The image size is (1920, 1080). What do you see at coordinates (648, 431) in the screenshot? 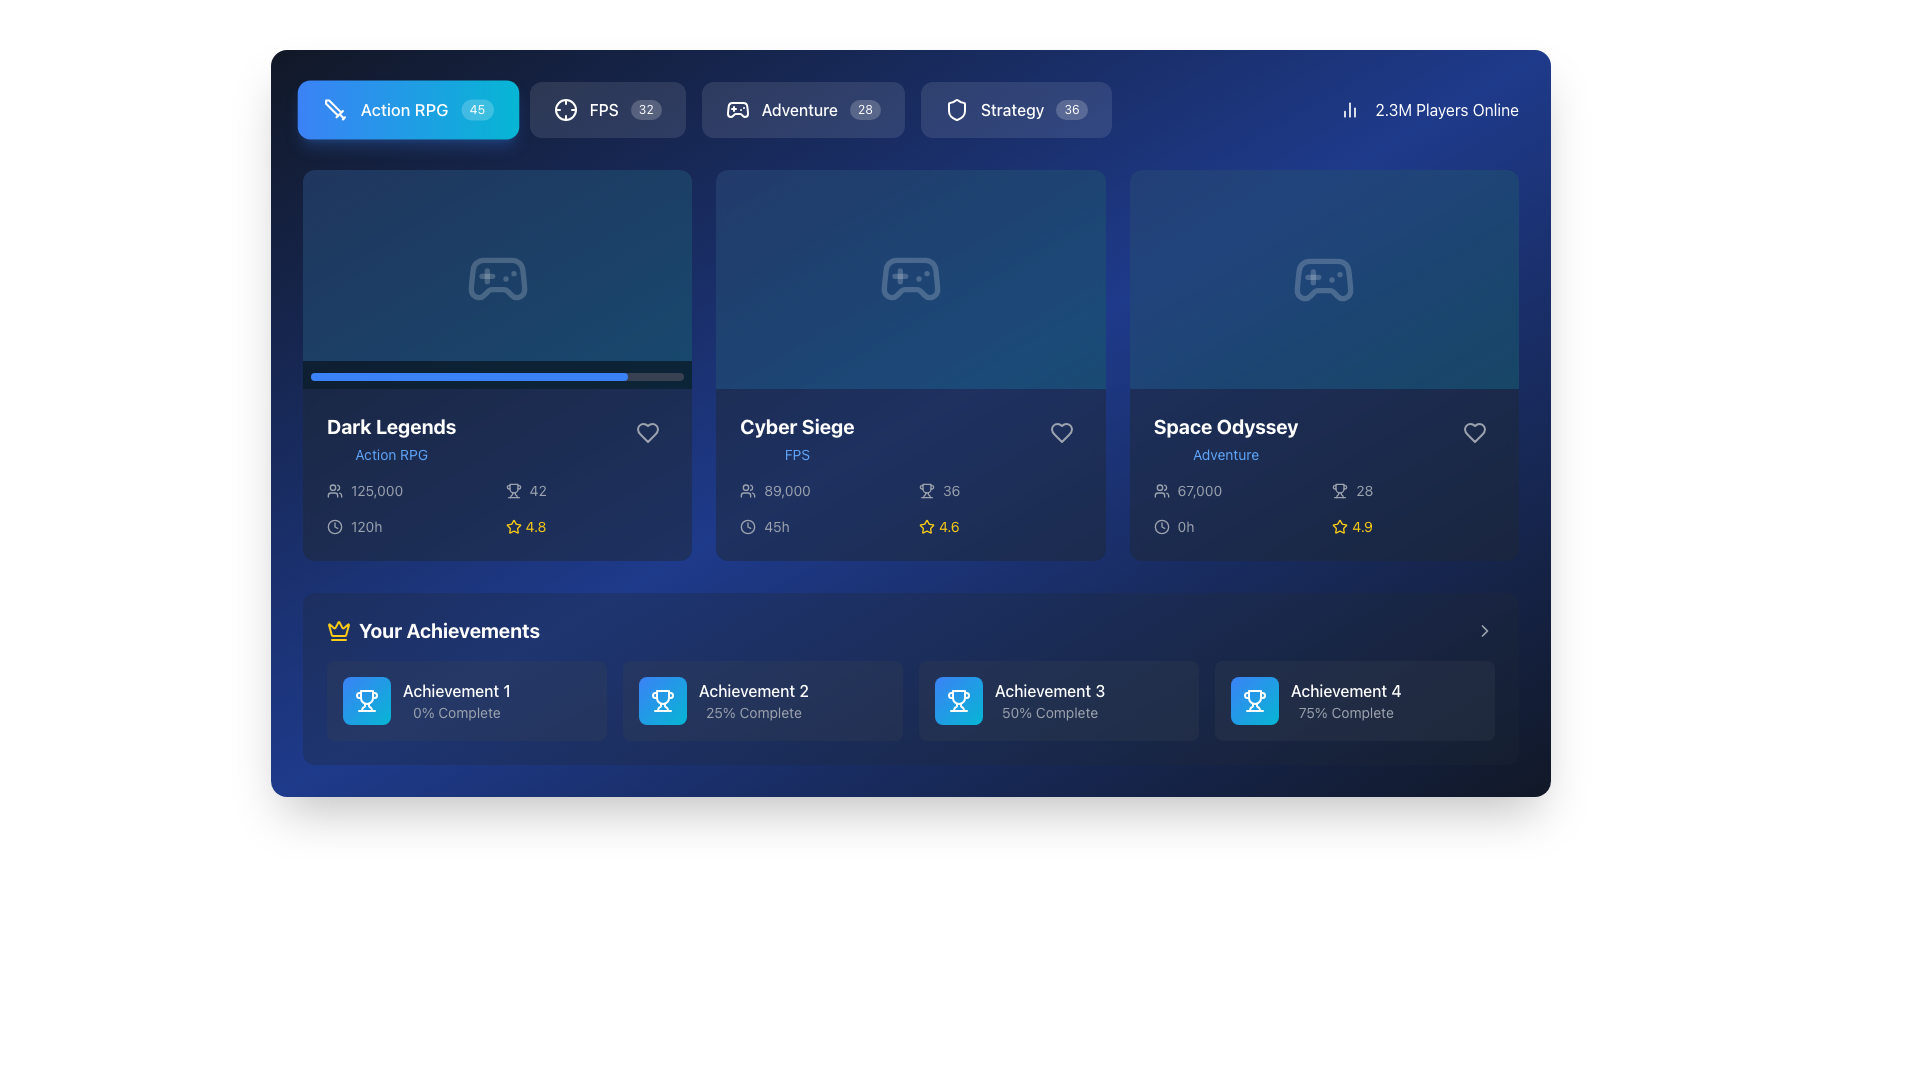
I see `the heart-shaped icon filled with blue color, located in the top-right corner of the 'Dark Legends' card` at bounding box center [648, 431].